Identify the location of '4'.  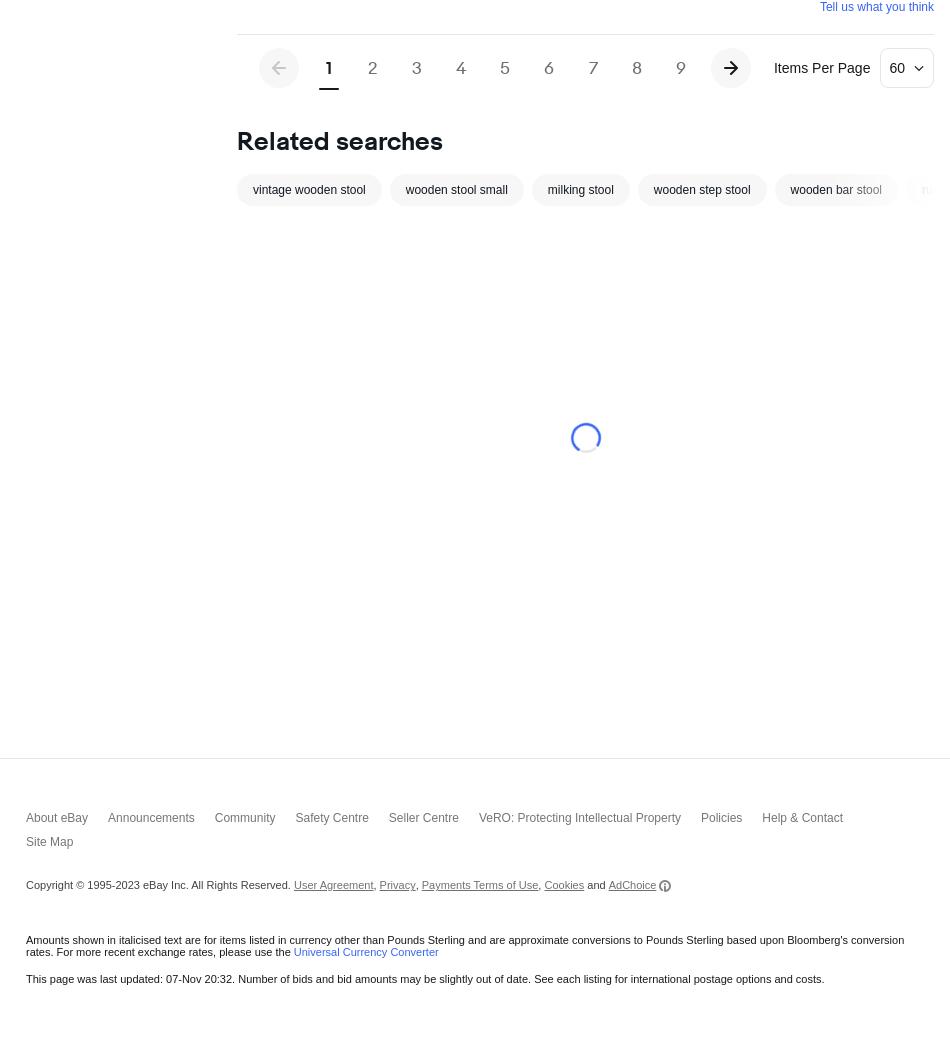
(459, 66).